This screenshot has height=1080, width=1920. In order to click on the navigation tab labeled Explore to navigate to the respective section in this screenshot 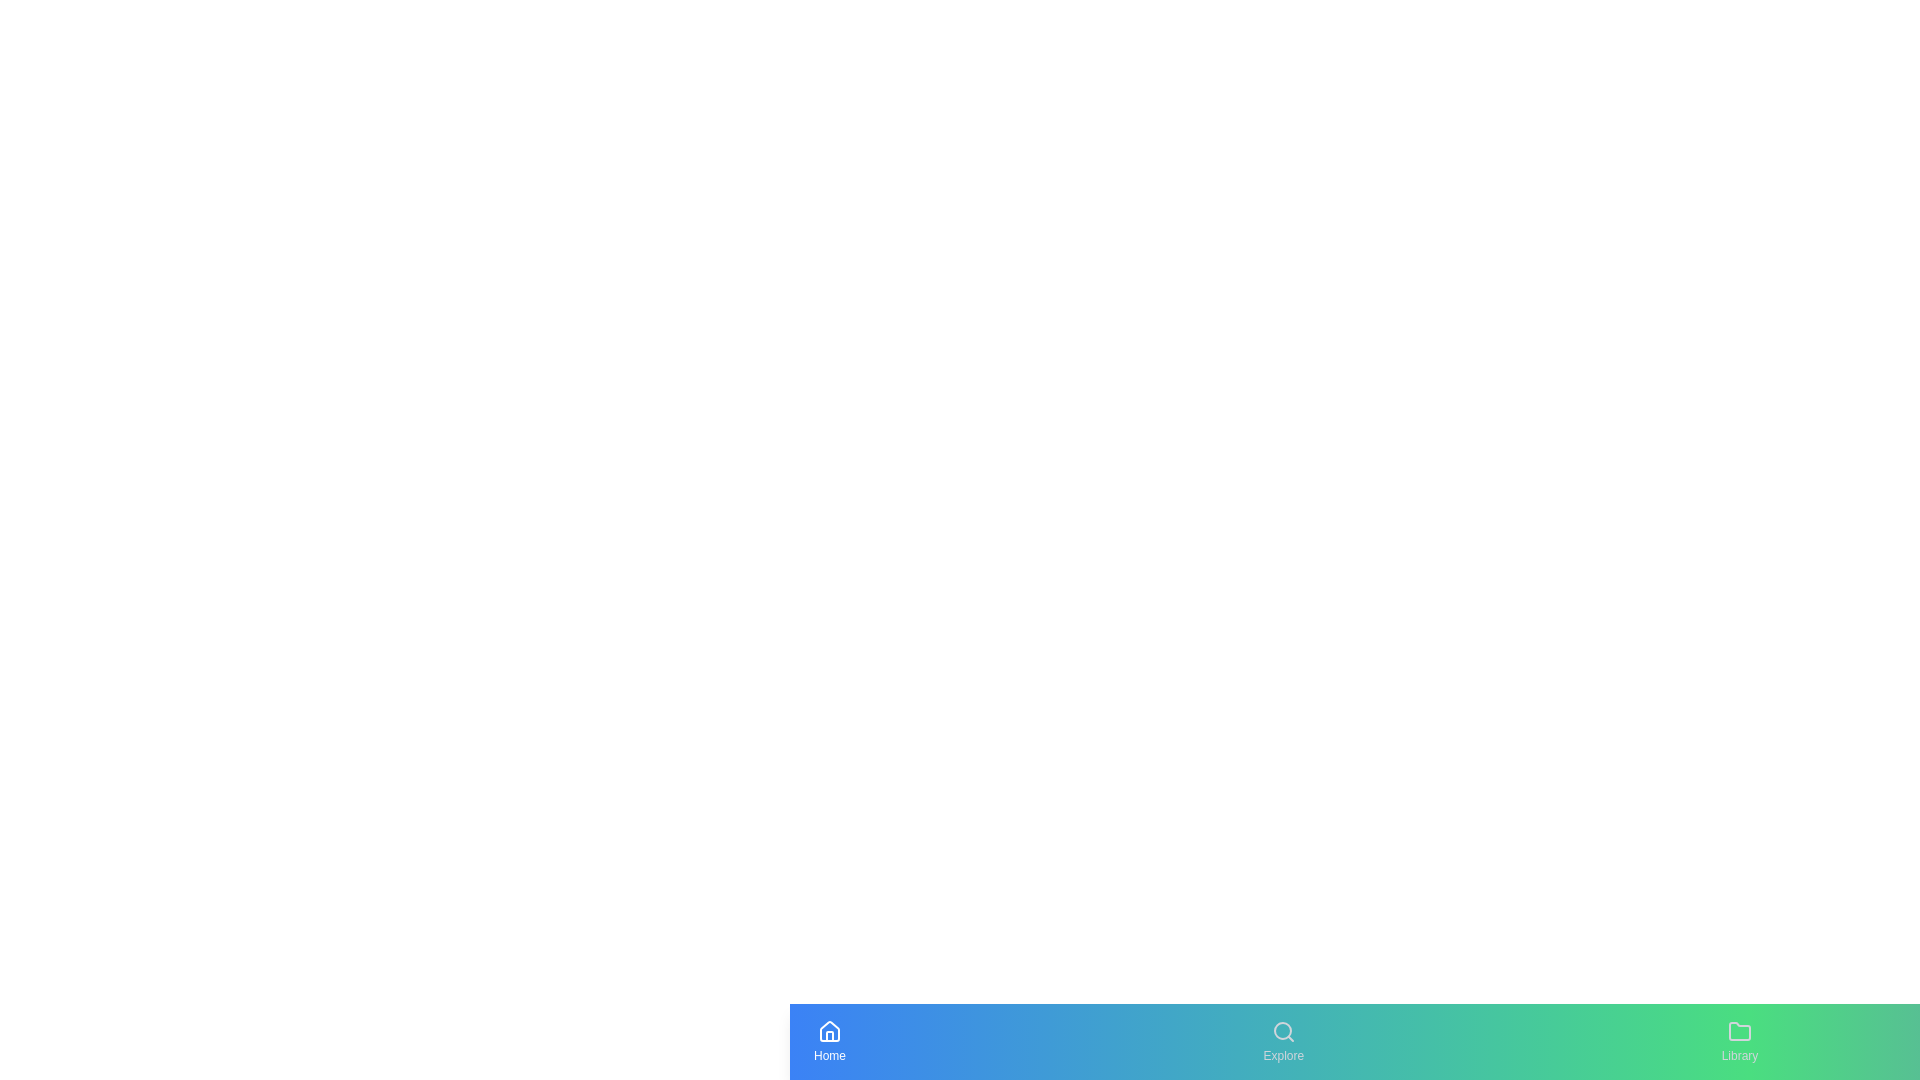, I will do `click(1282, 1040)`.